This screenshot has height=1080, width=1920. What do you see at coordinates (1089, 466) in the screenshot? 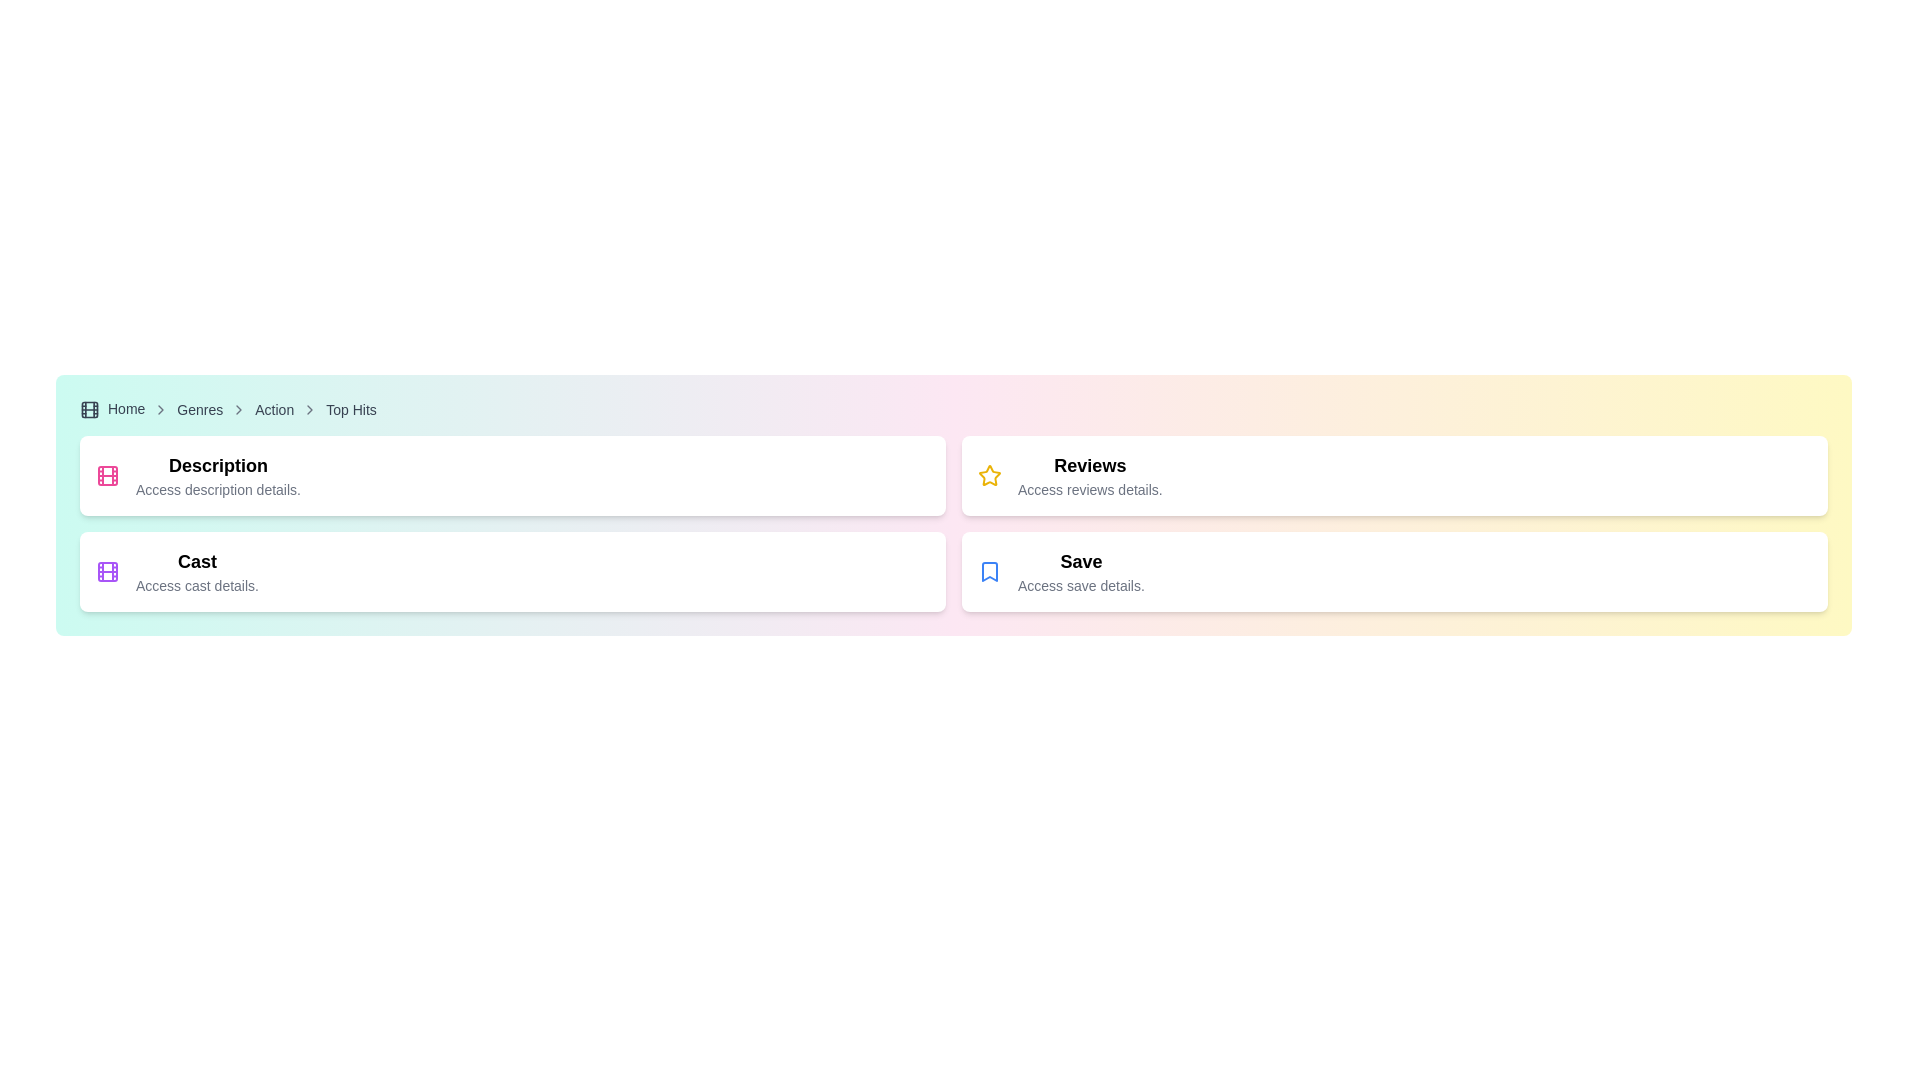
I see `the label that serves as a title for the reviews section, positioned above 'Access reviews details.' and next to a star icon` at bounding box center [1089, 466].